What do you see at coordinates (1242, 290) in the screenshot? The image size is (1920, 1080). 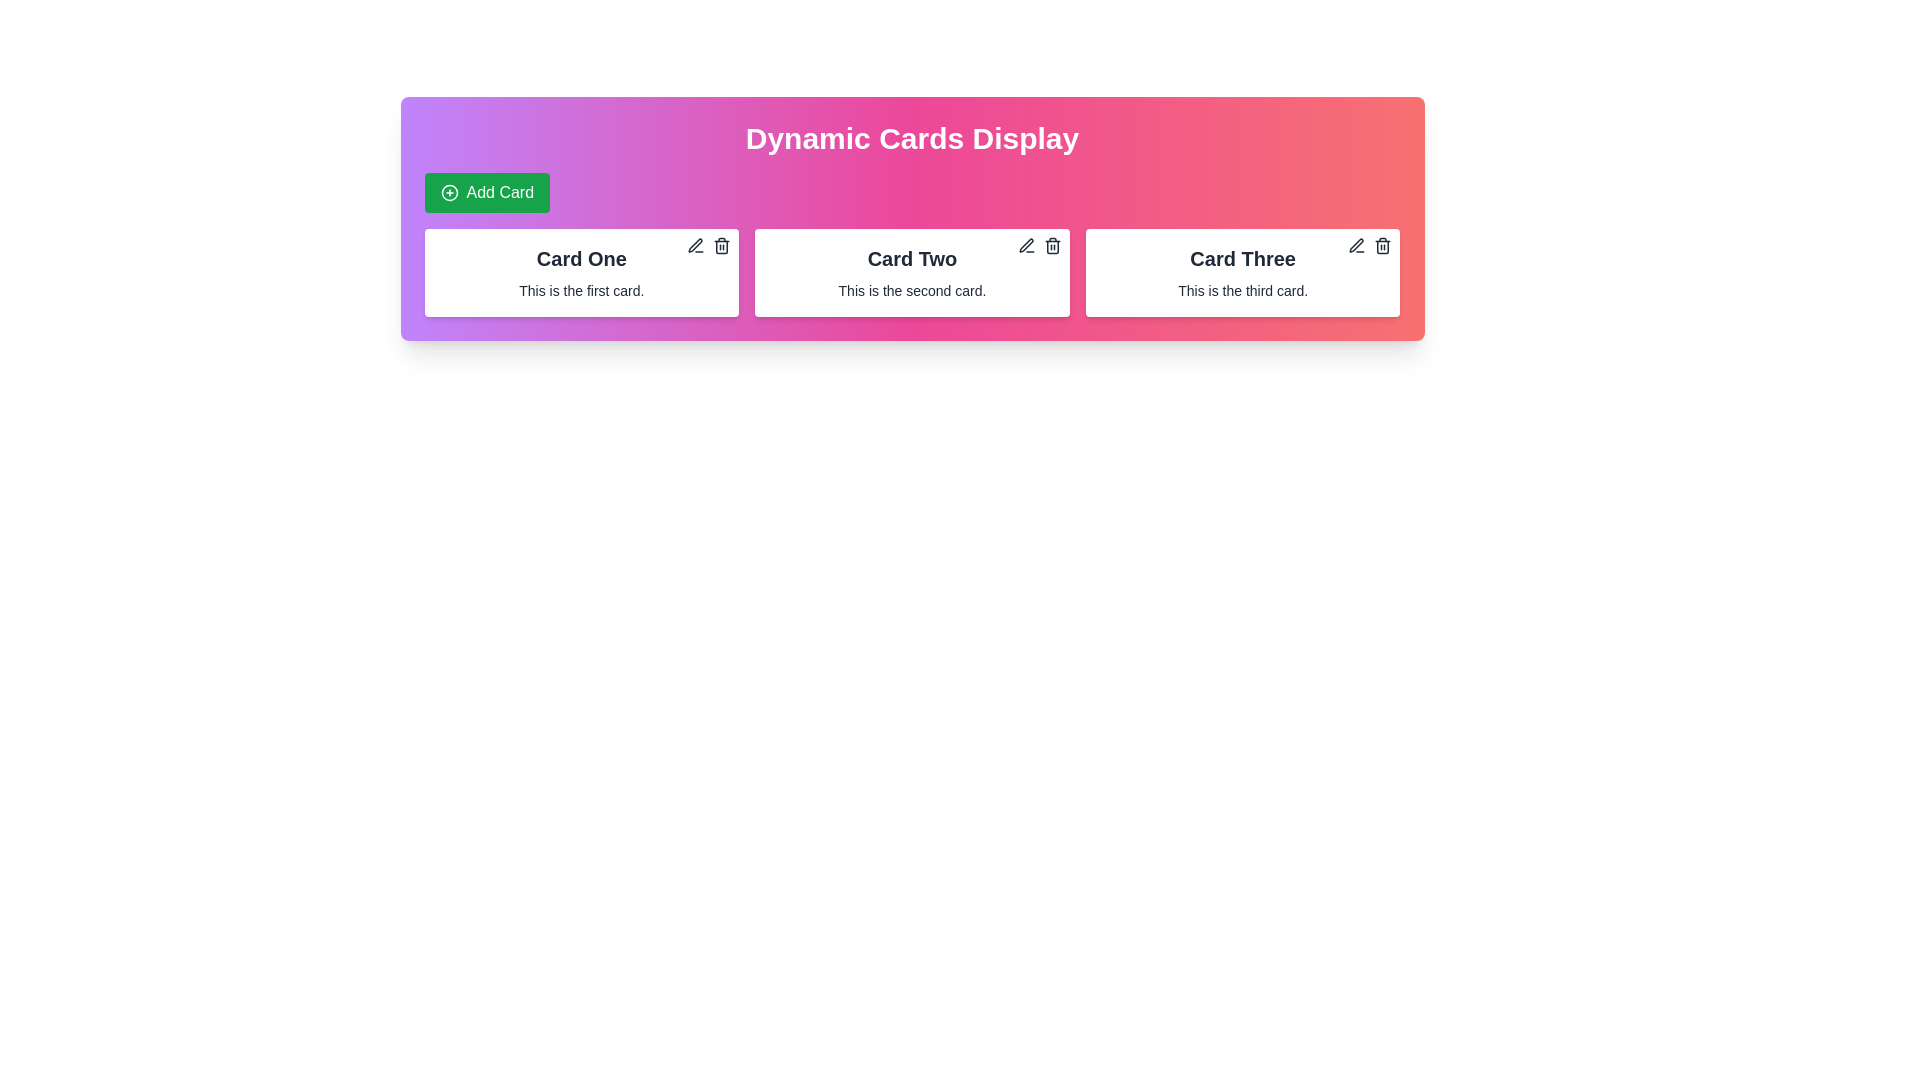 I see `the text displaying 'This is the third card.' positioned below the header 'Card Three' within the third card component` at bounding box center [1242, 290].